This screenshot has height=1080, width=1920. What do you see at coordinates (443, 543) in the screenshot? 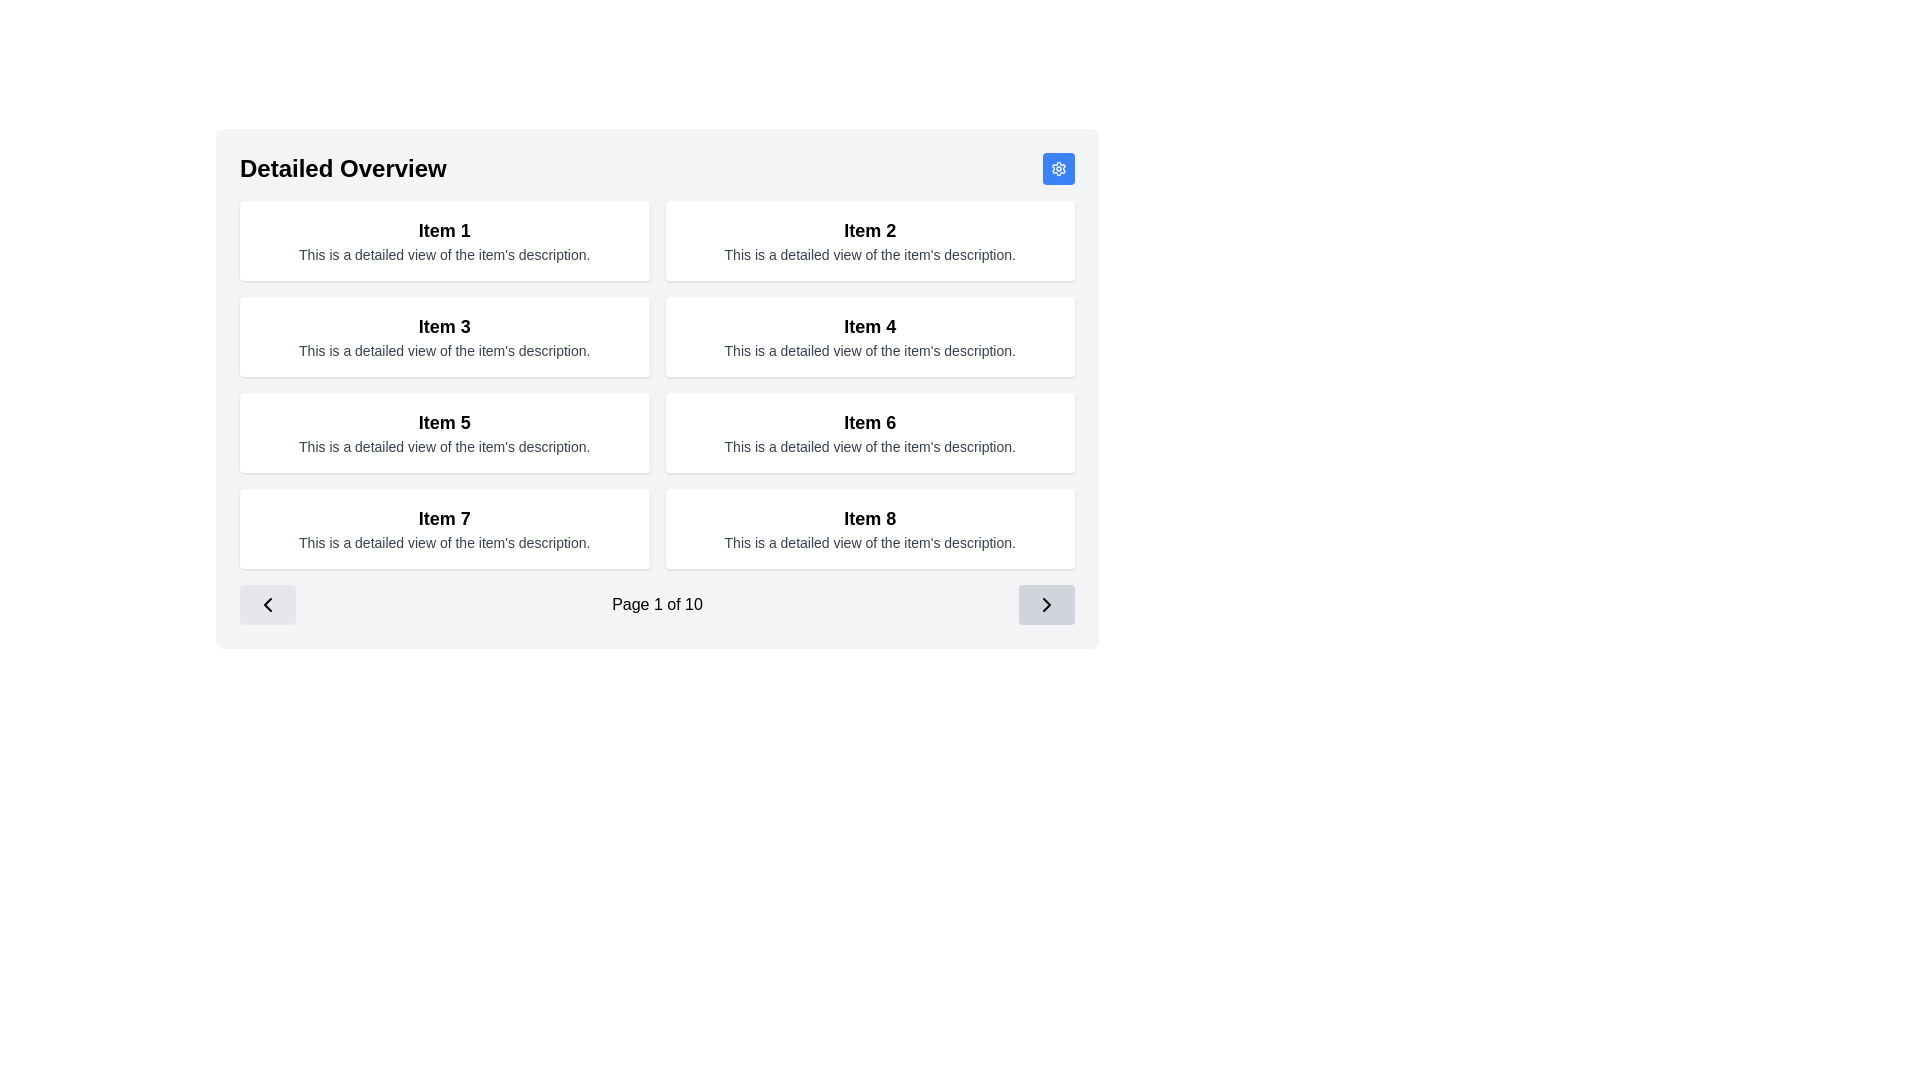
I see `the static informational text located directly below the title 'Item 7' within the white card in the first column of the fourth row of the grid layout` at bounding box center [443, 543].